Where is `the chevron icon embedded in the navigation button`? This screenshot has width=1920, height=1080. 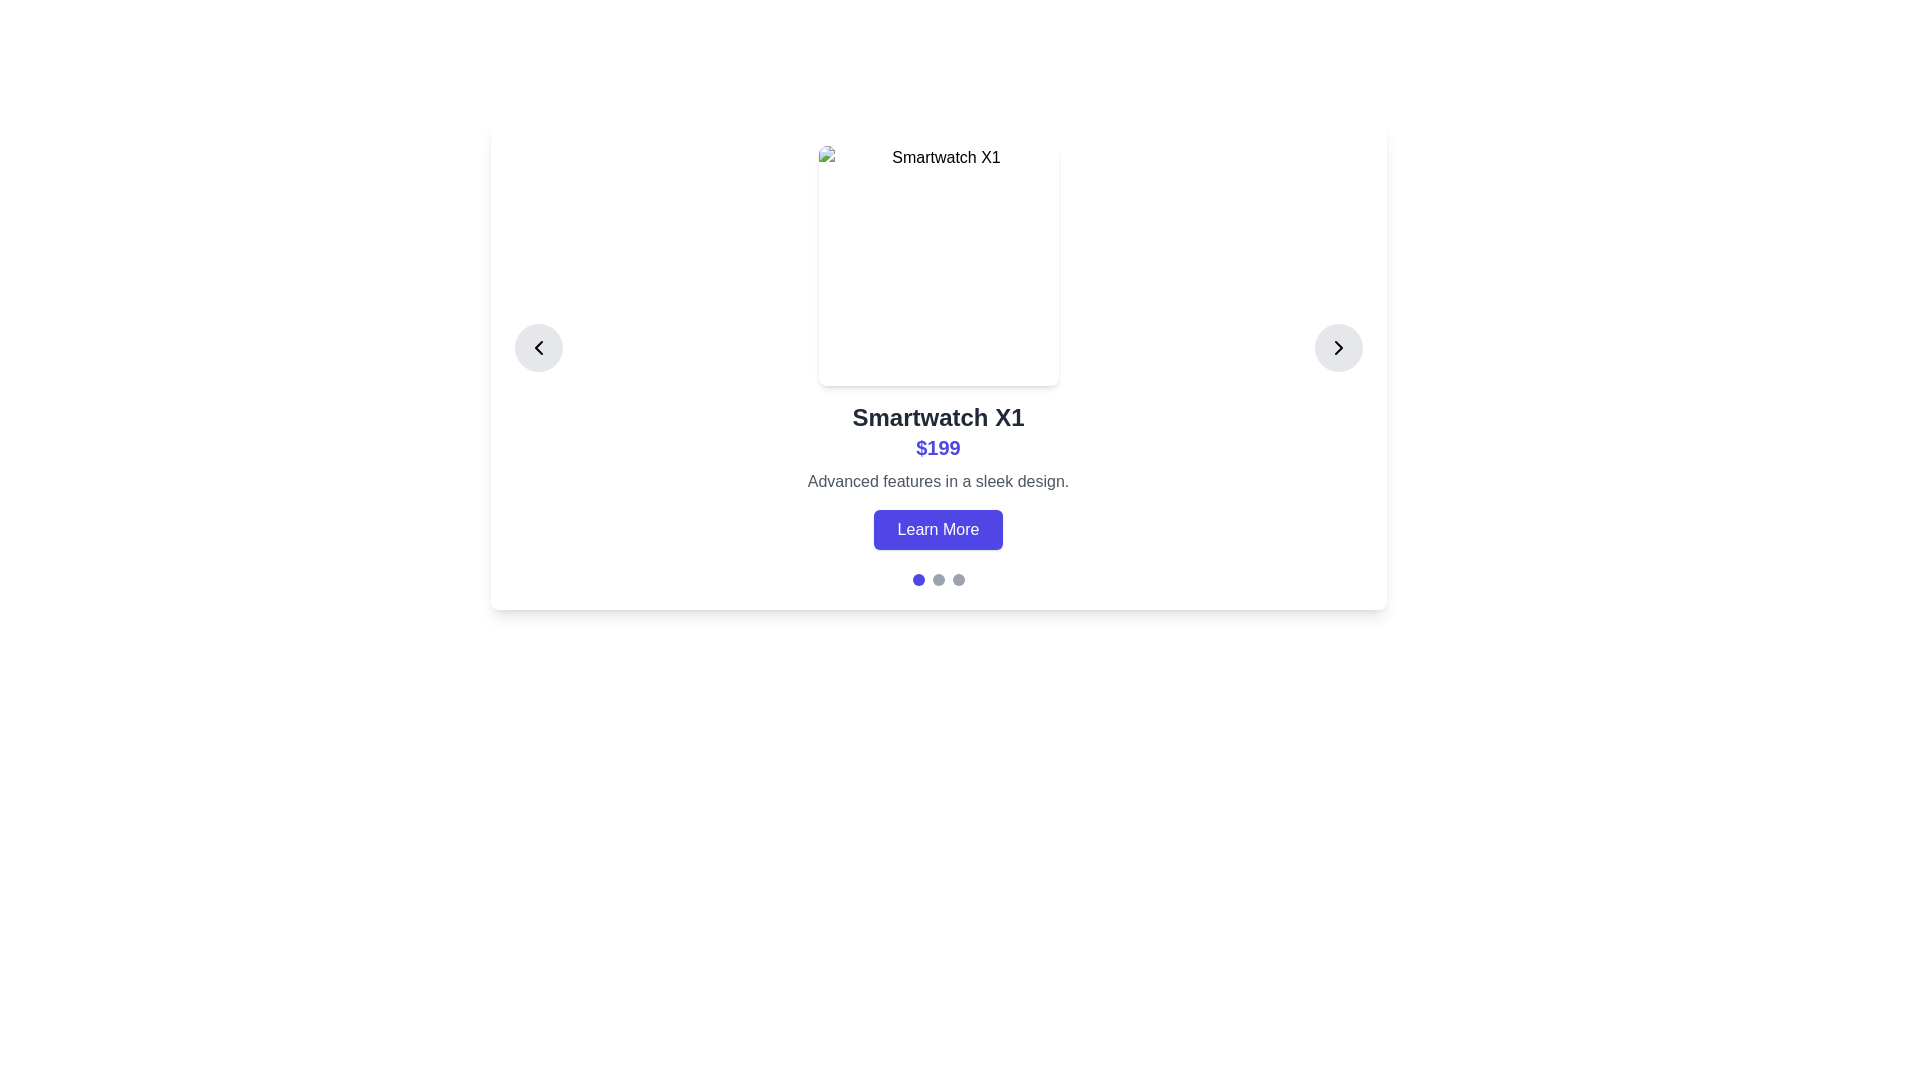
the chevron icon embedded in the navigation button is located at coordinates (1338, 346).